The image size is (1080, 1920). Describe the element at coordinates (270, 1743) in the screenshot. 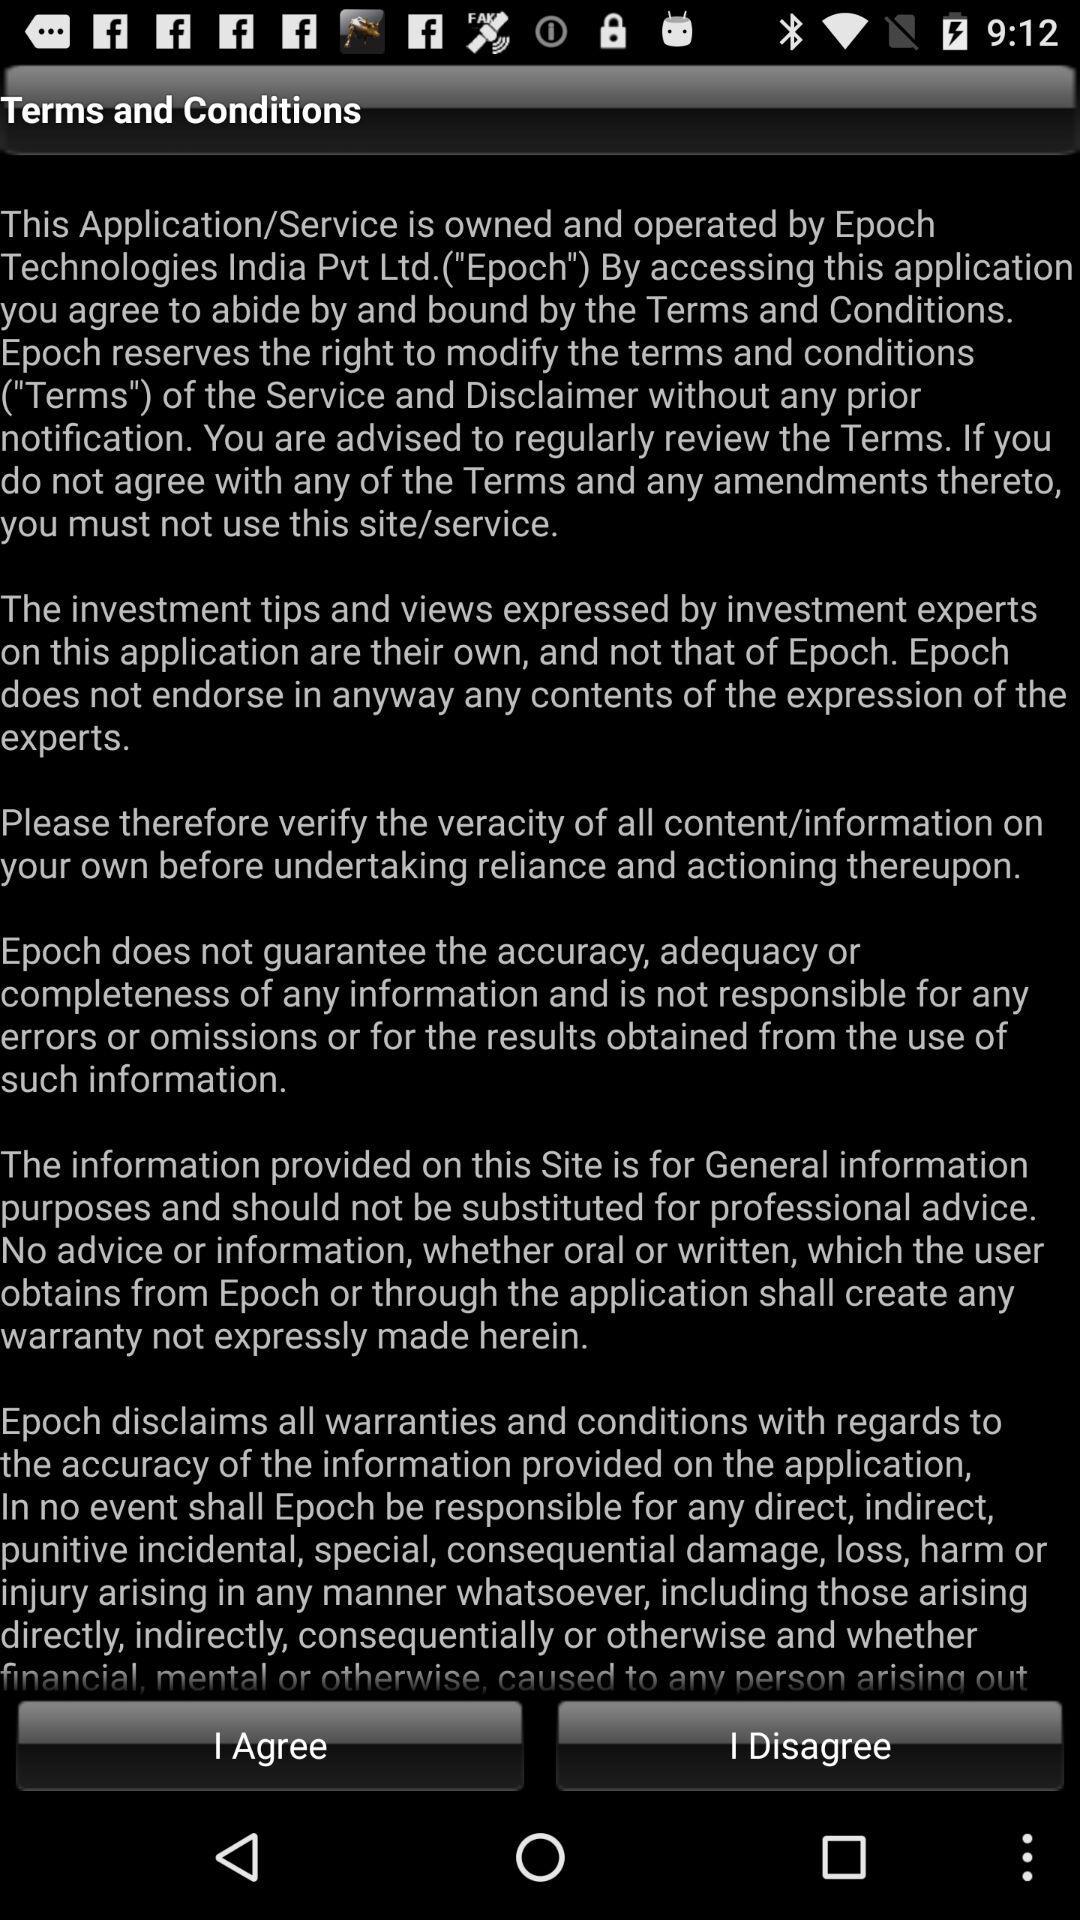

I see `the item at the bottom left corner` at that location.